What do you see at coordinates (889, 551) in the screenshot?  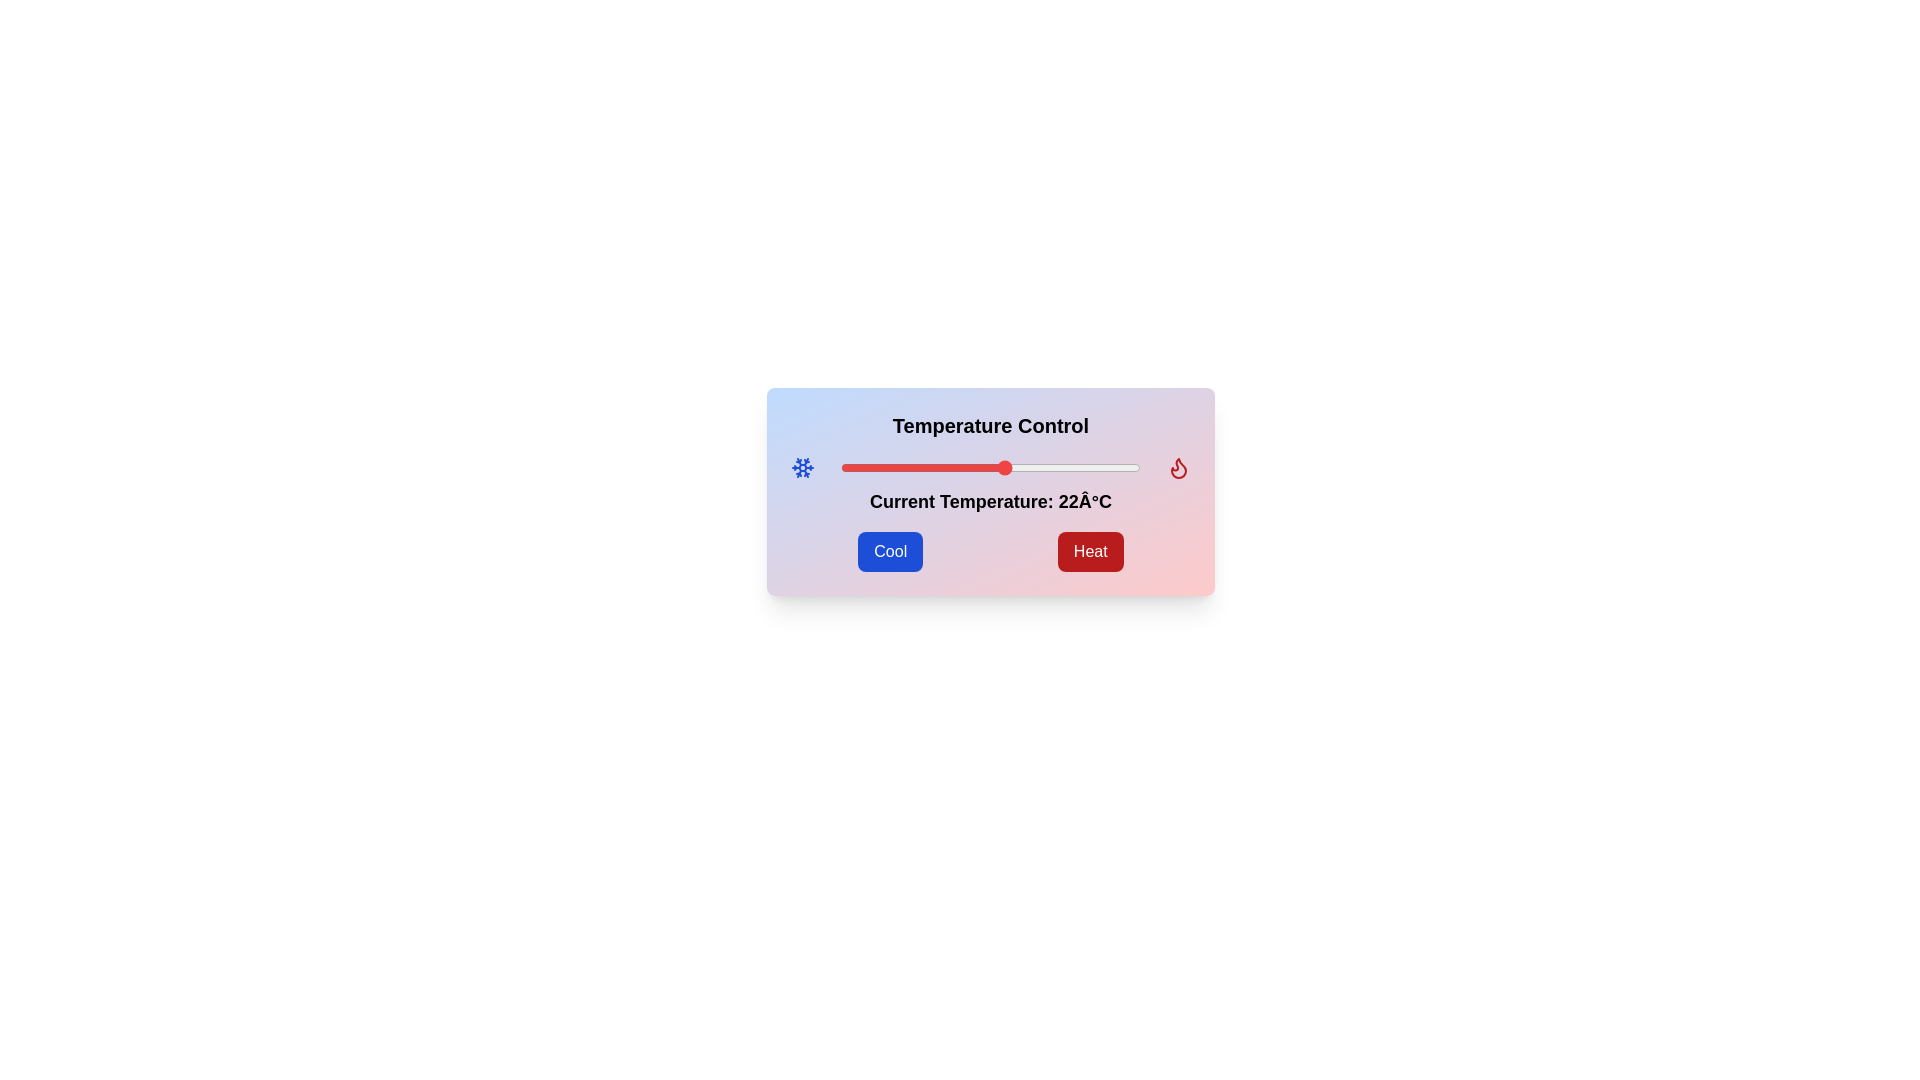 I see `the 'Cool' button to trigger the cooling action` at bounding box center [889, 551].